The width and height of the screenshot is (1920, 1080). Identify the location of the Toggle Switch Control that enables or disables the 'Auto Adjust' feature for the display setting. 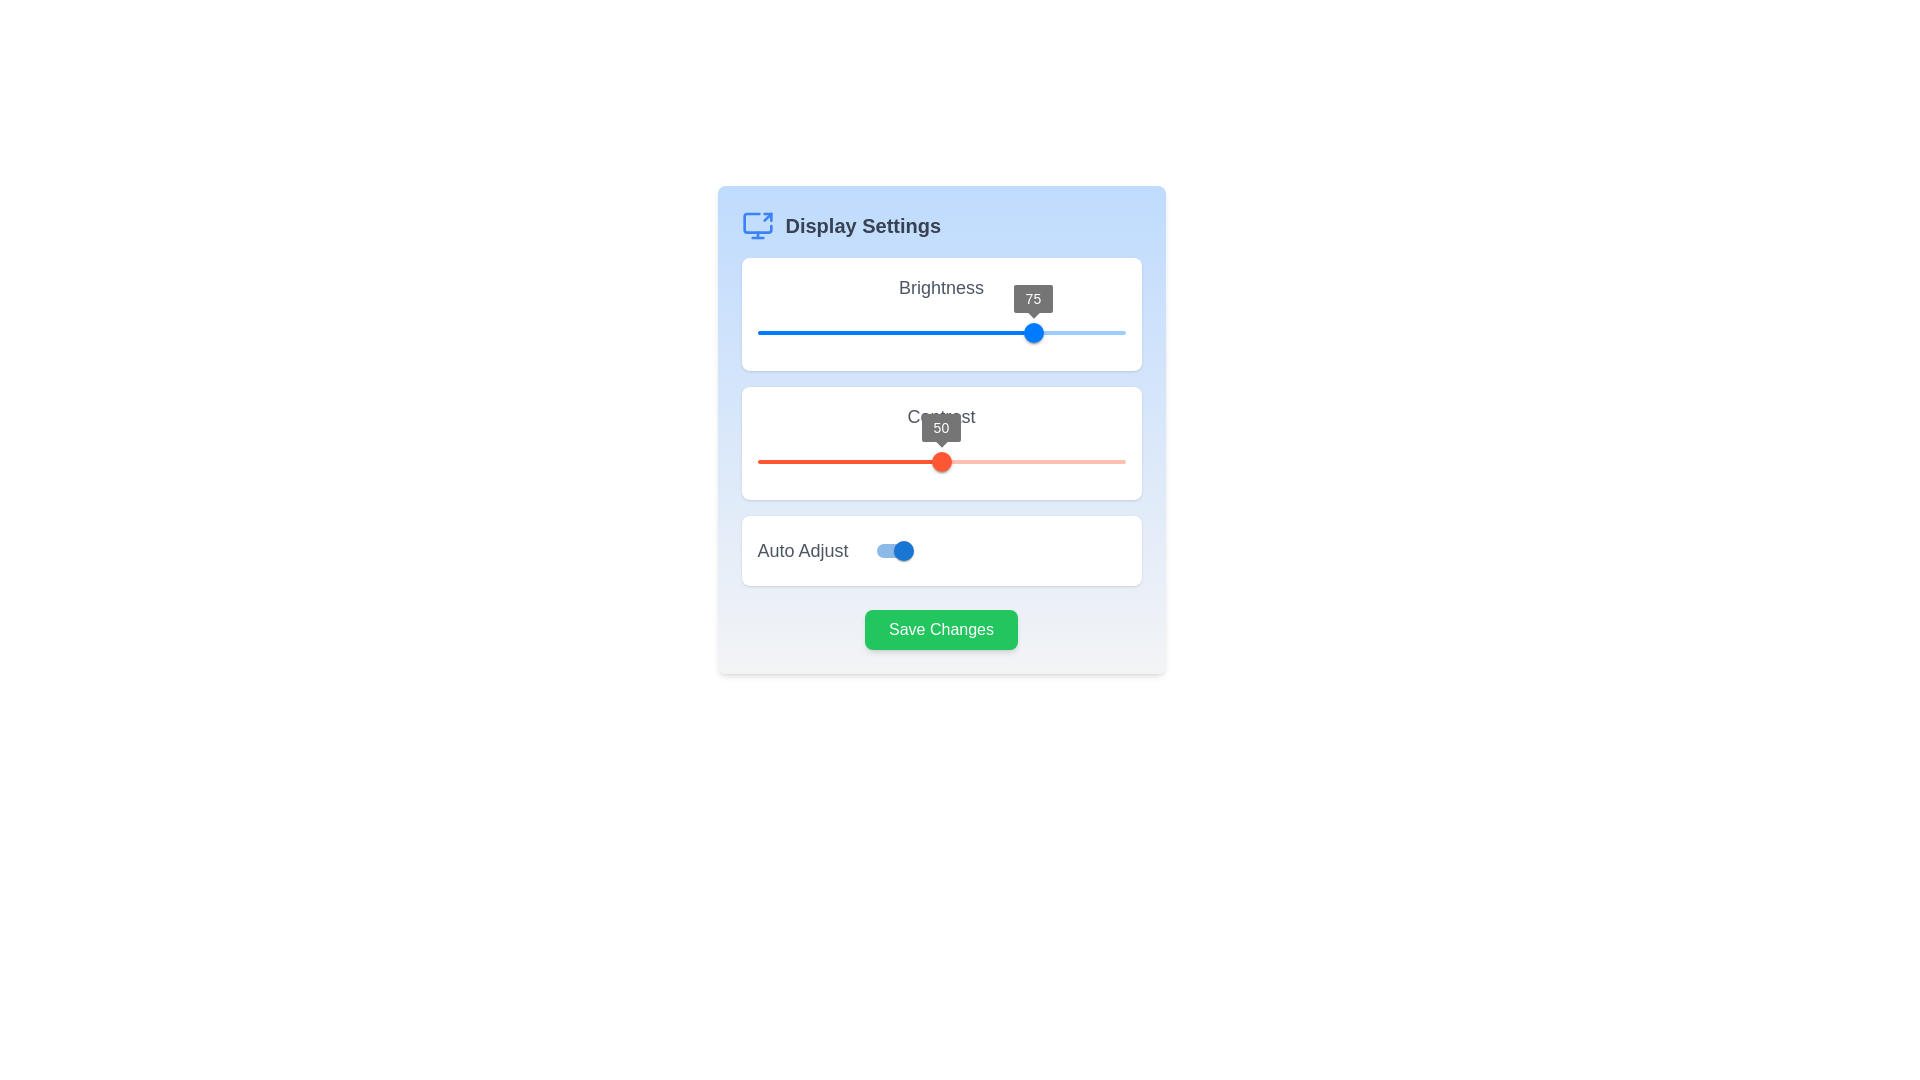
(940, 551).